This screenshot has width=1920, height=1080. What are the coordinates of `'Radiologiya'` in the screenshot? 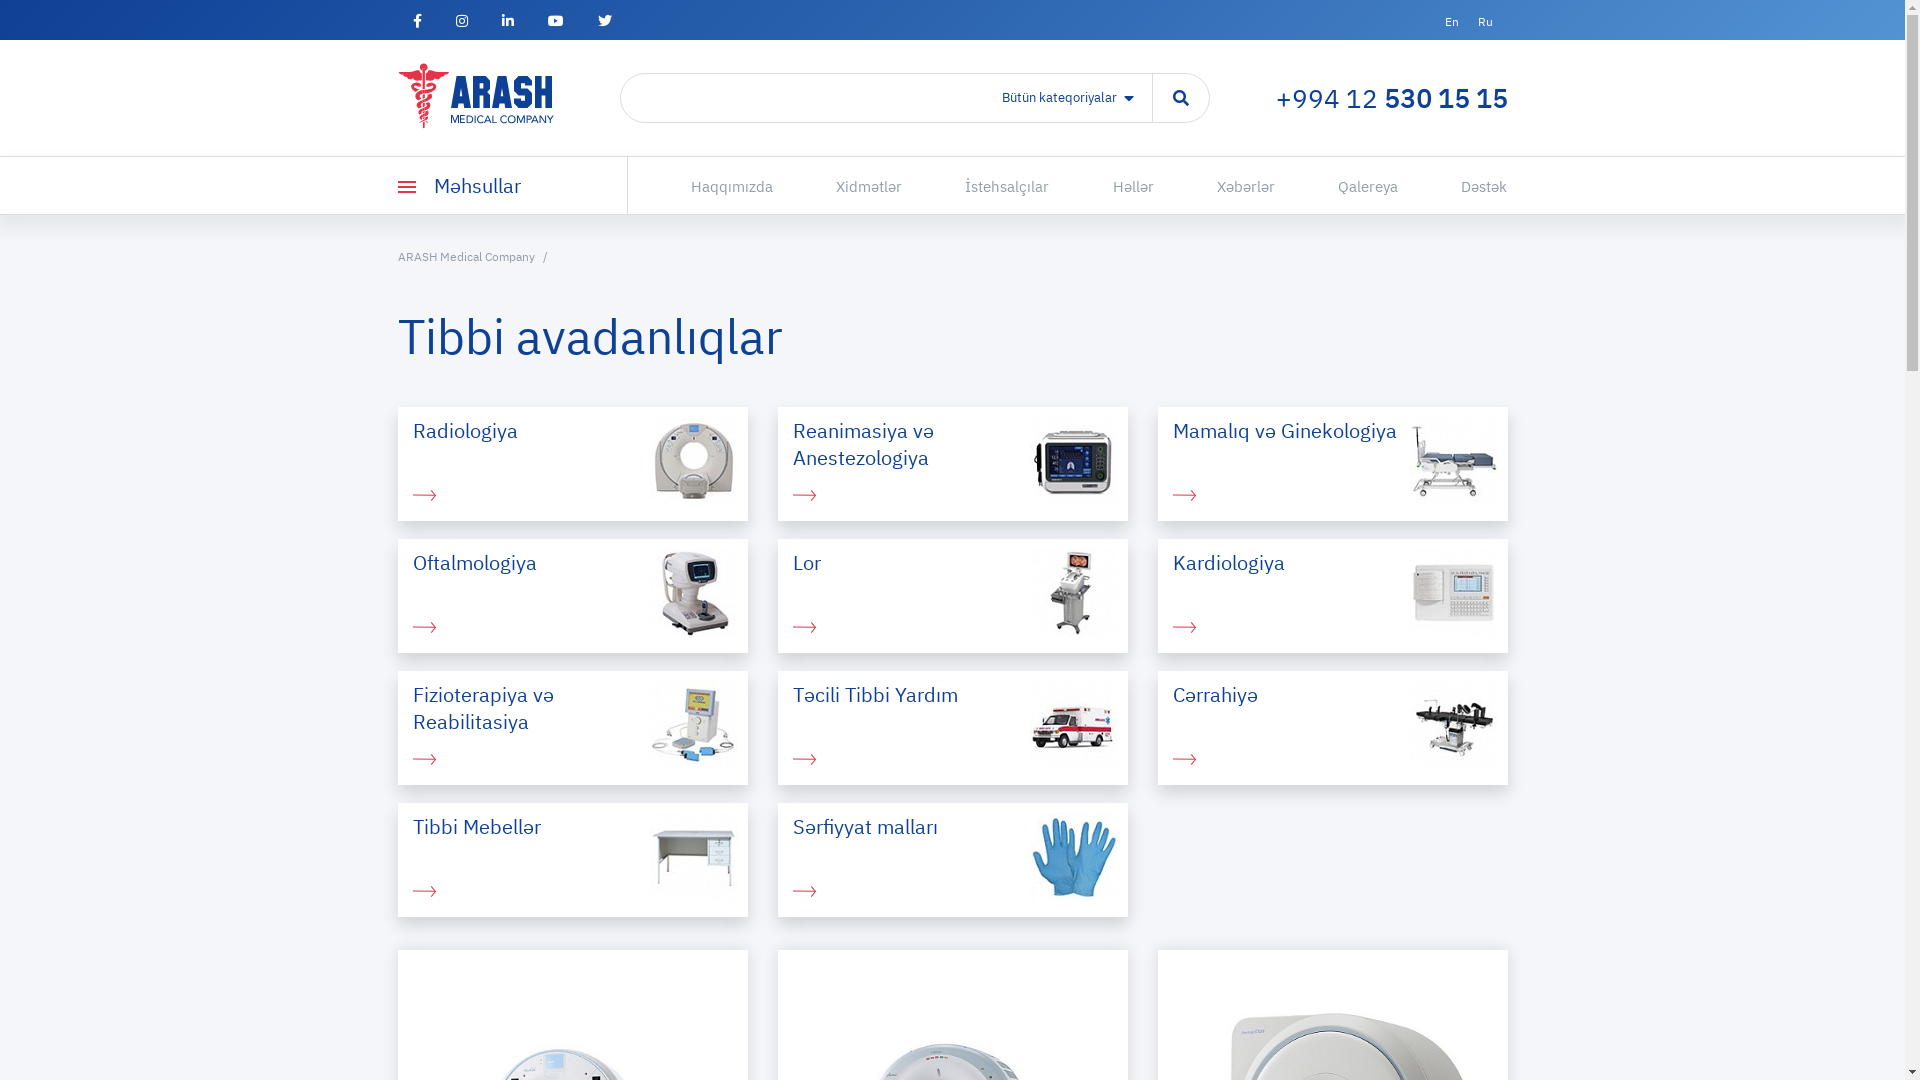 It's located at (571, 463).